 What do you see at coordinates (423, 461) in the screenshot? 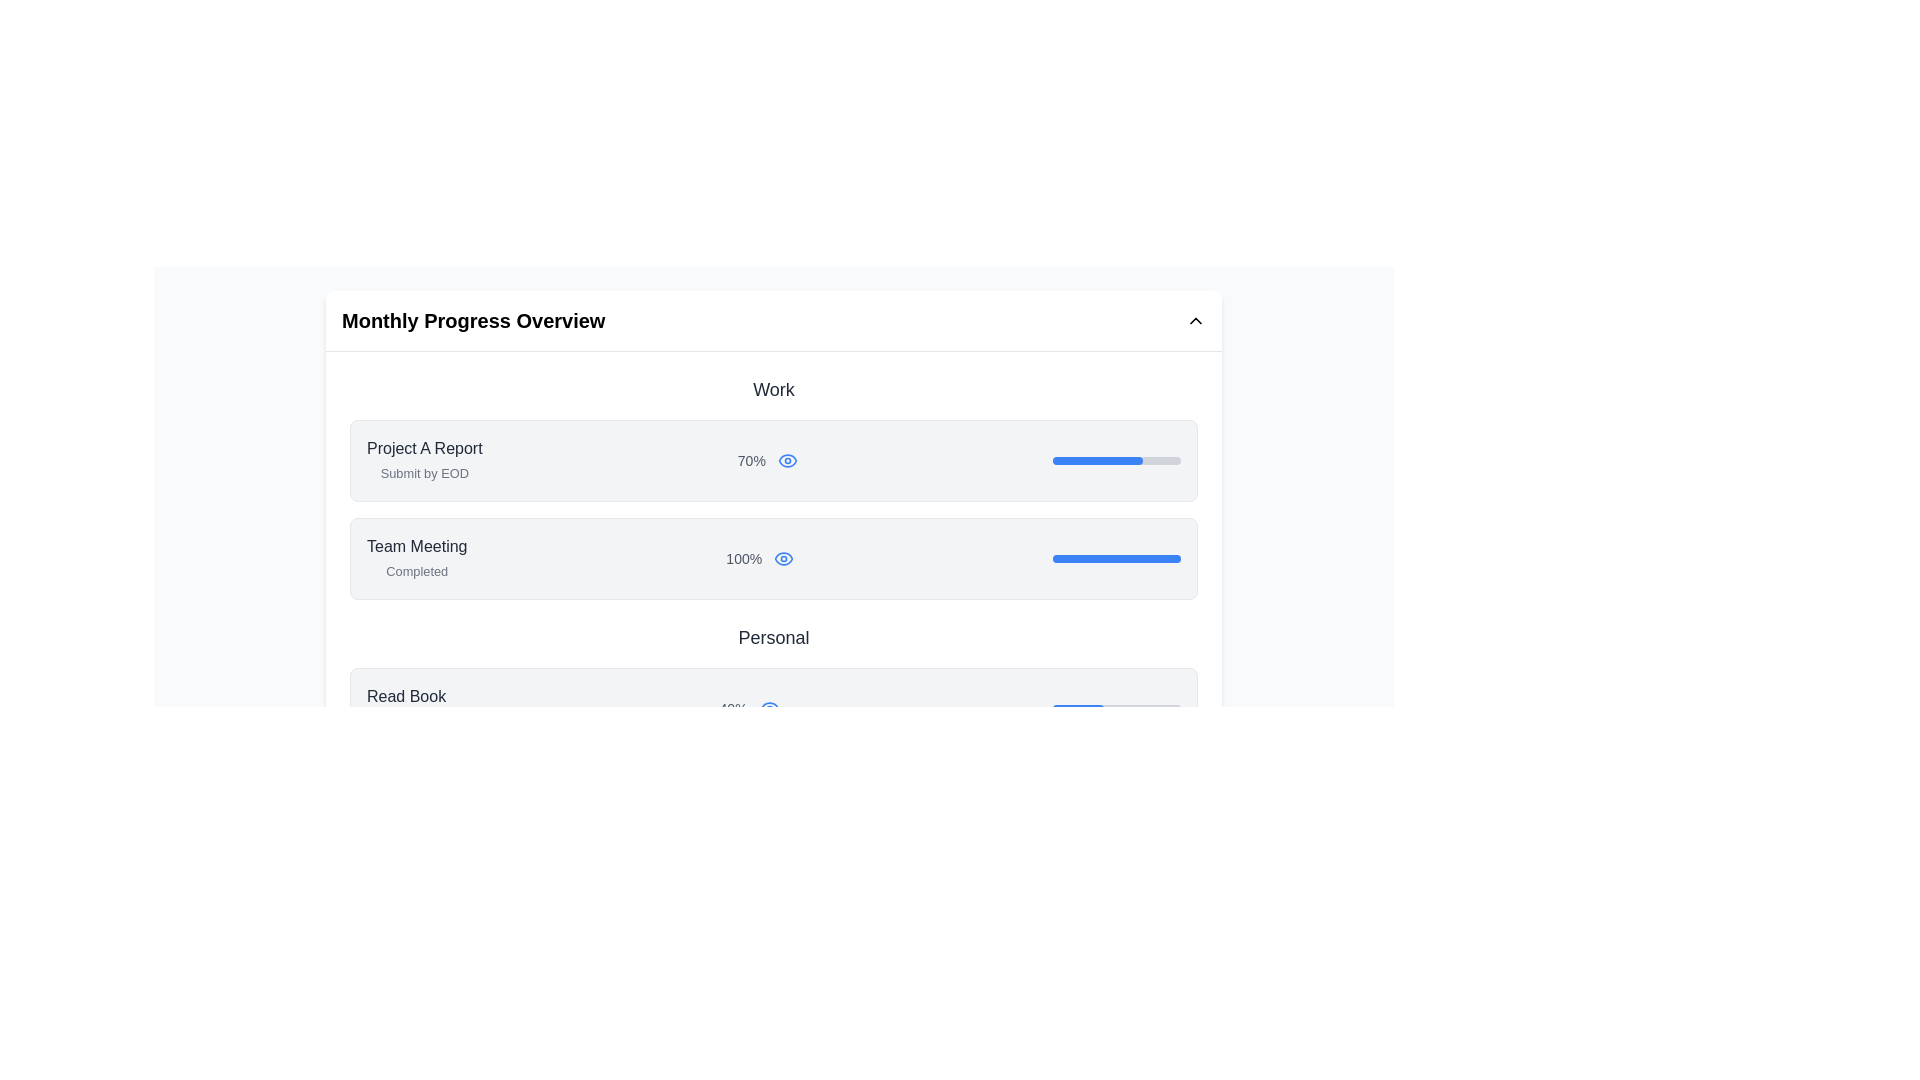
I see `the Text Block displaying 'Project A Report' with a light gray background, located in the top-left region of the rounded rectangular card under the 'Work' category` at bounding box center [423, 461].